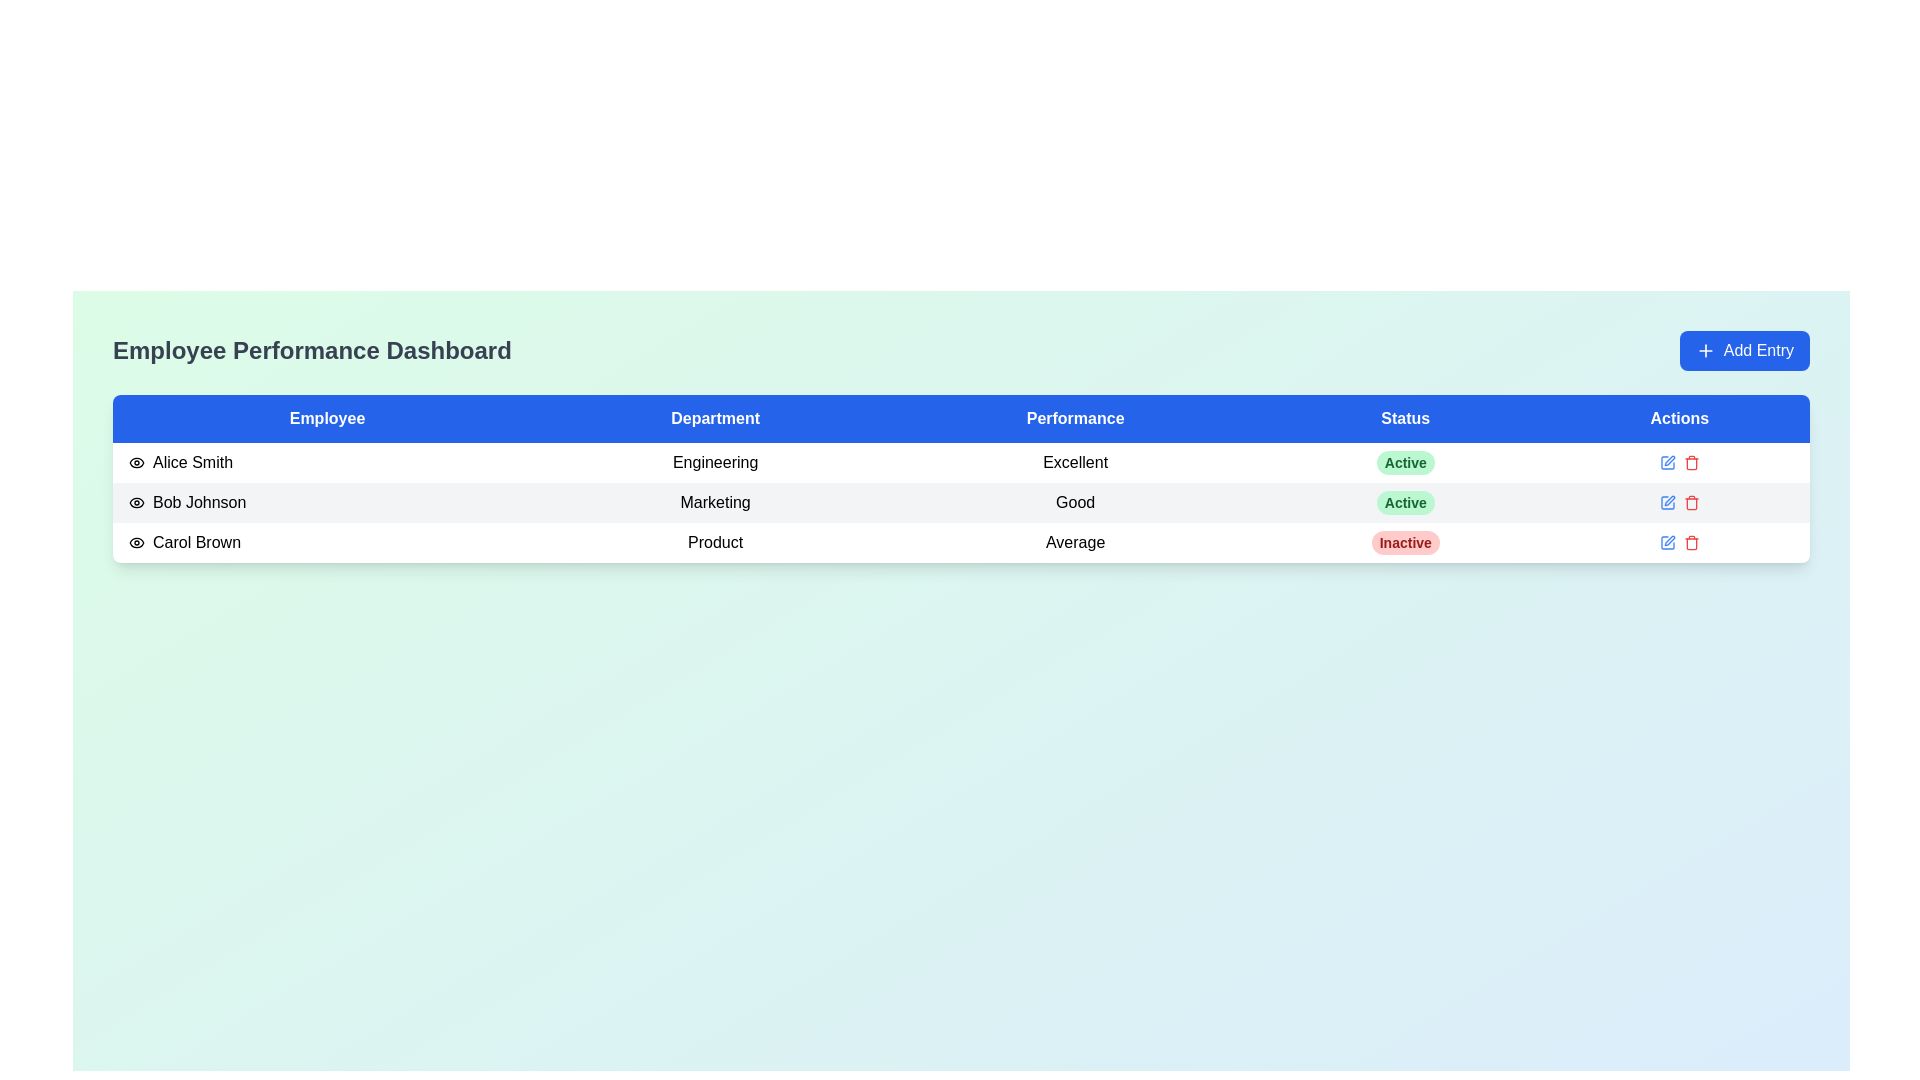 This screenshot has height=1080, width=1920. Describe the element at coordinates (715, 418) in the screenshot. I see `the 'Department' text label which is the second item in the tabular header row with a blue background and white text` at that location.